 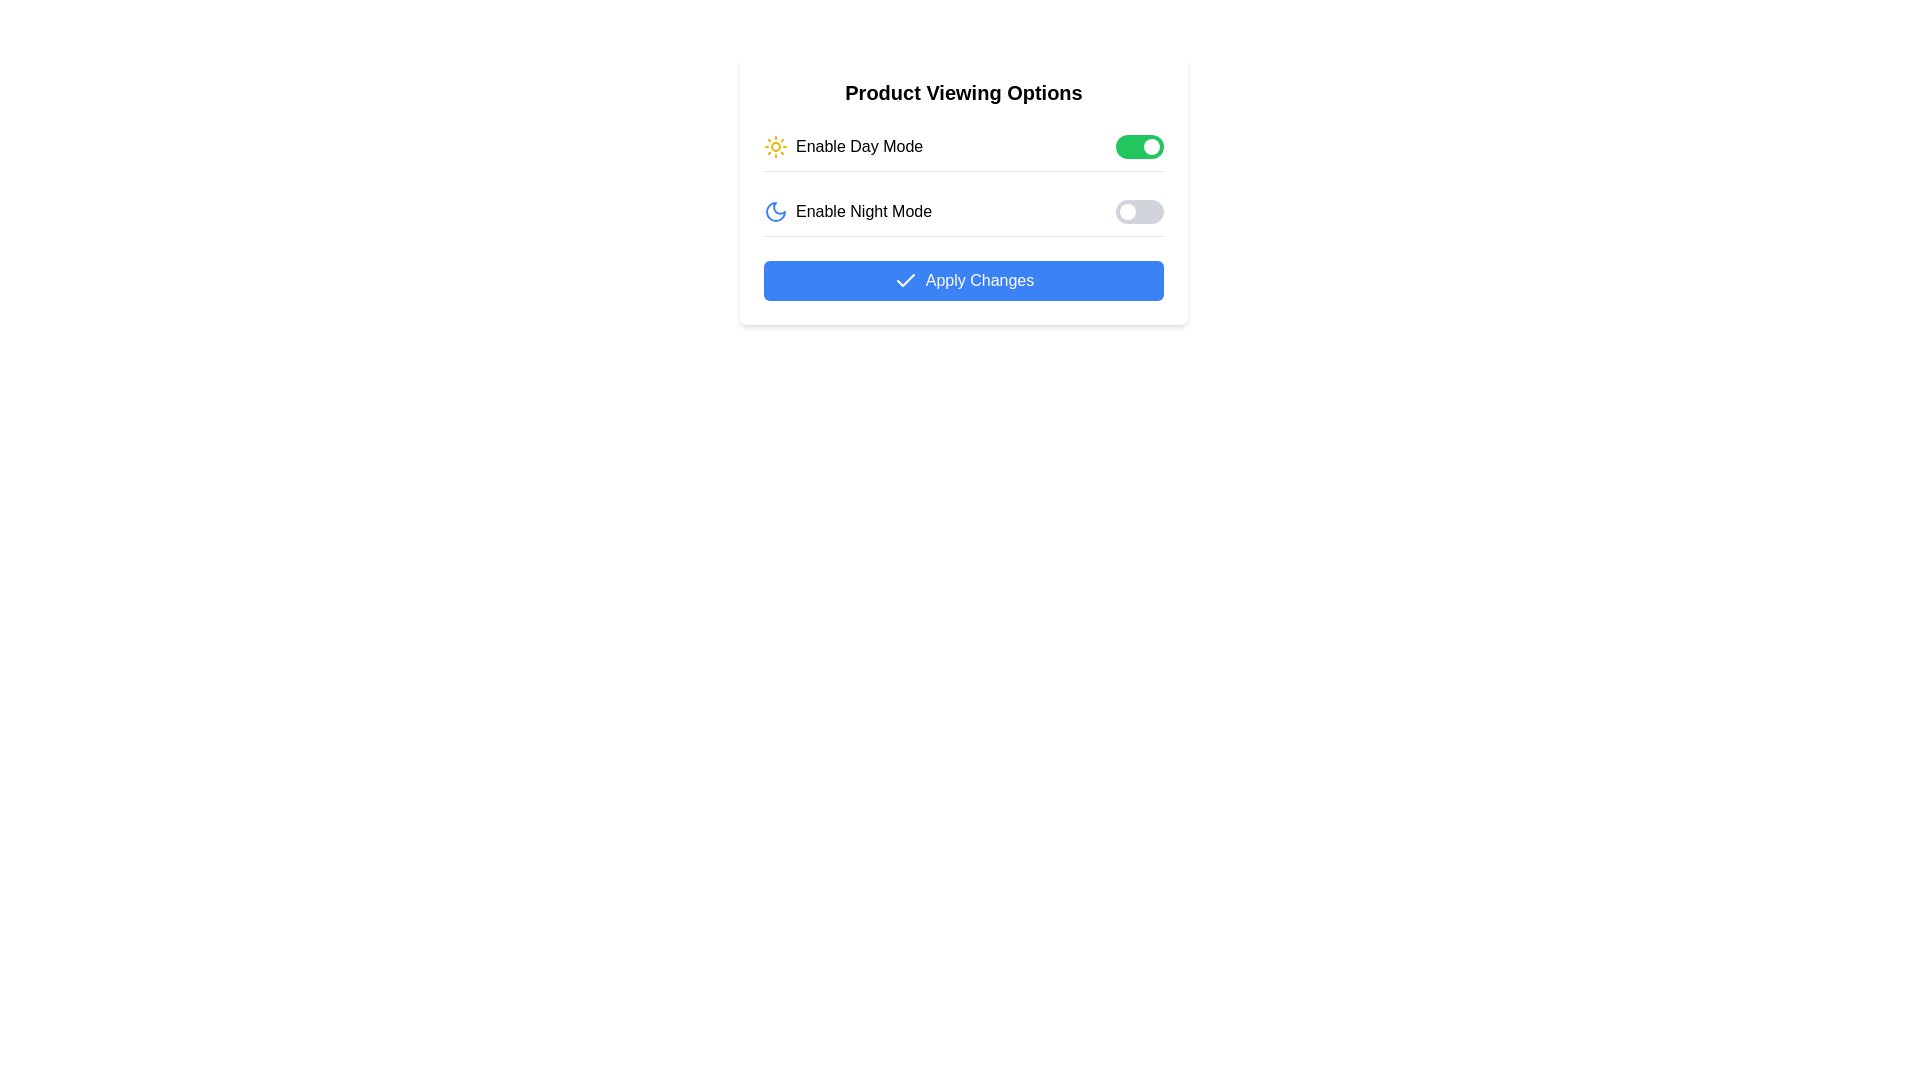 What do you see at coordinates (859, 145) in the screenshot?
I see `the text label 'Enable Day Mode' located to the right of a sun-shaped icon and left of a toggle switch in the settings menu for 'Product Viewing Options'` at bounding box center [859, 145].